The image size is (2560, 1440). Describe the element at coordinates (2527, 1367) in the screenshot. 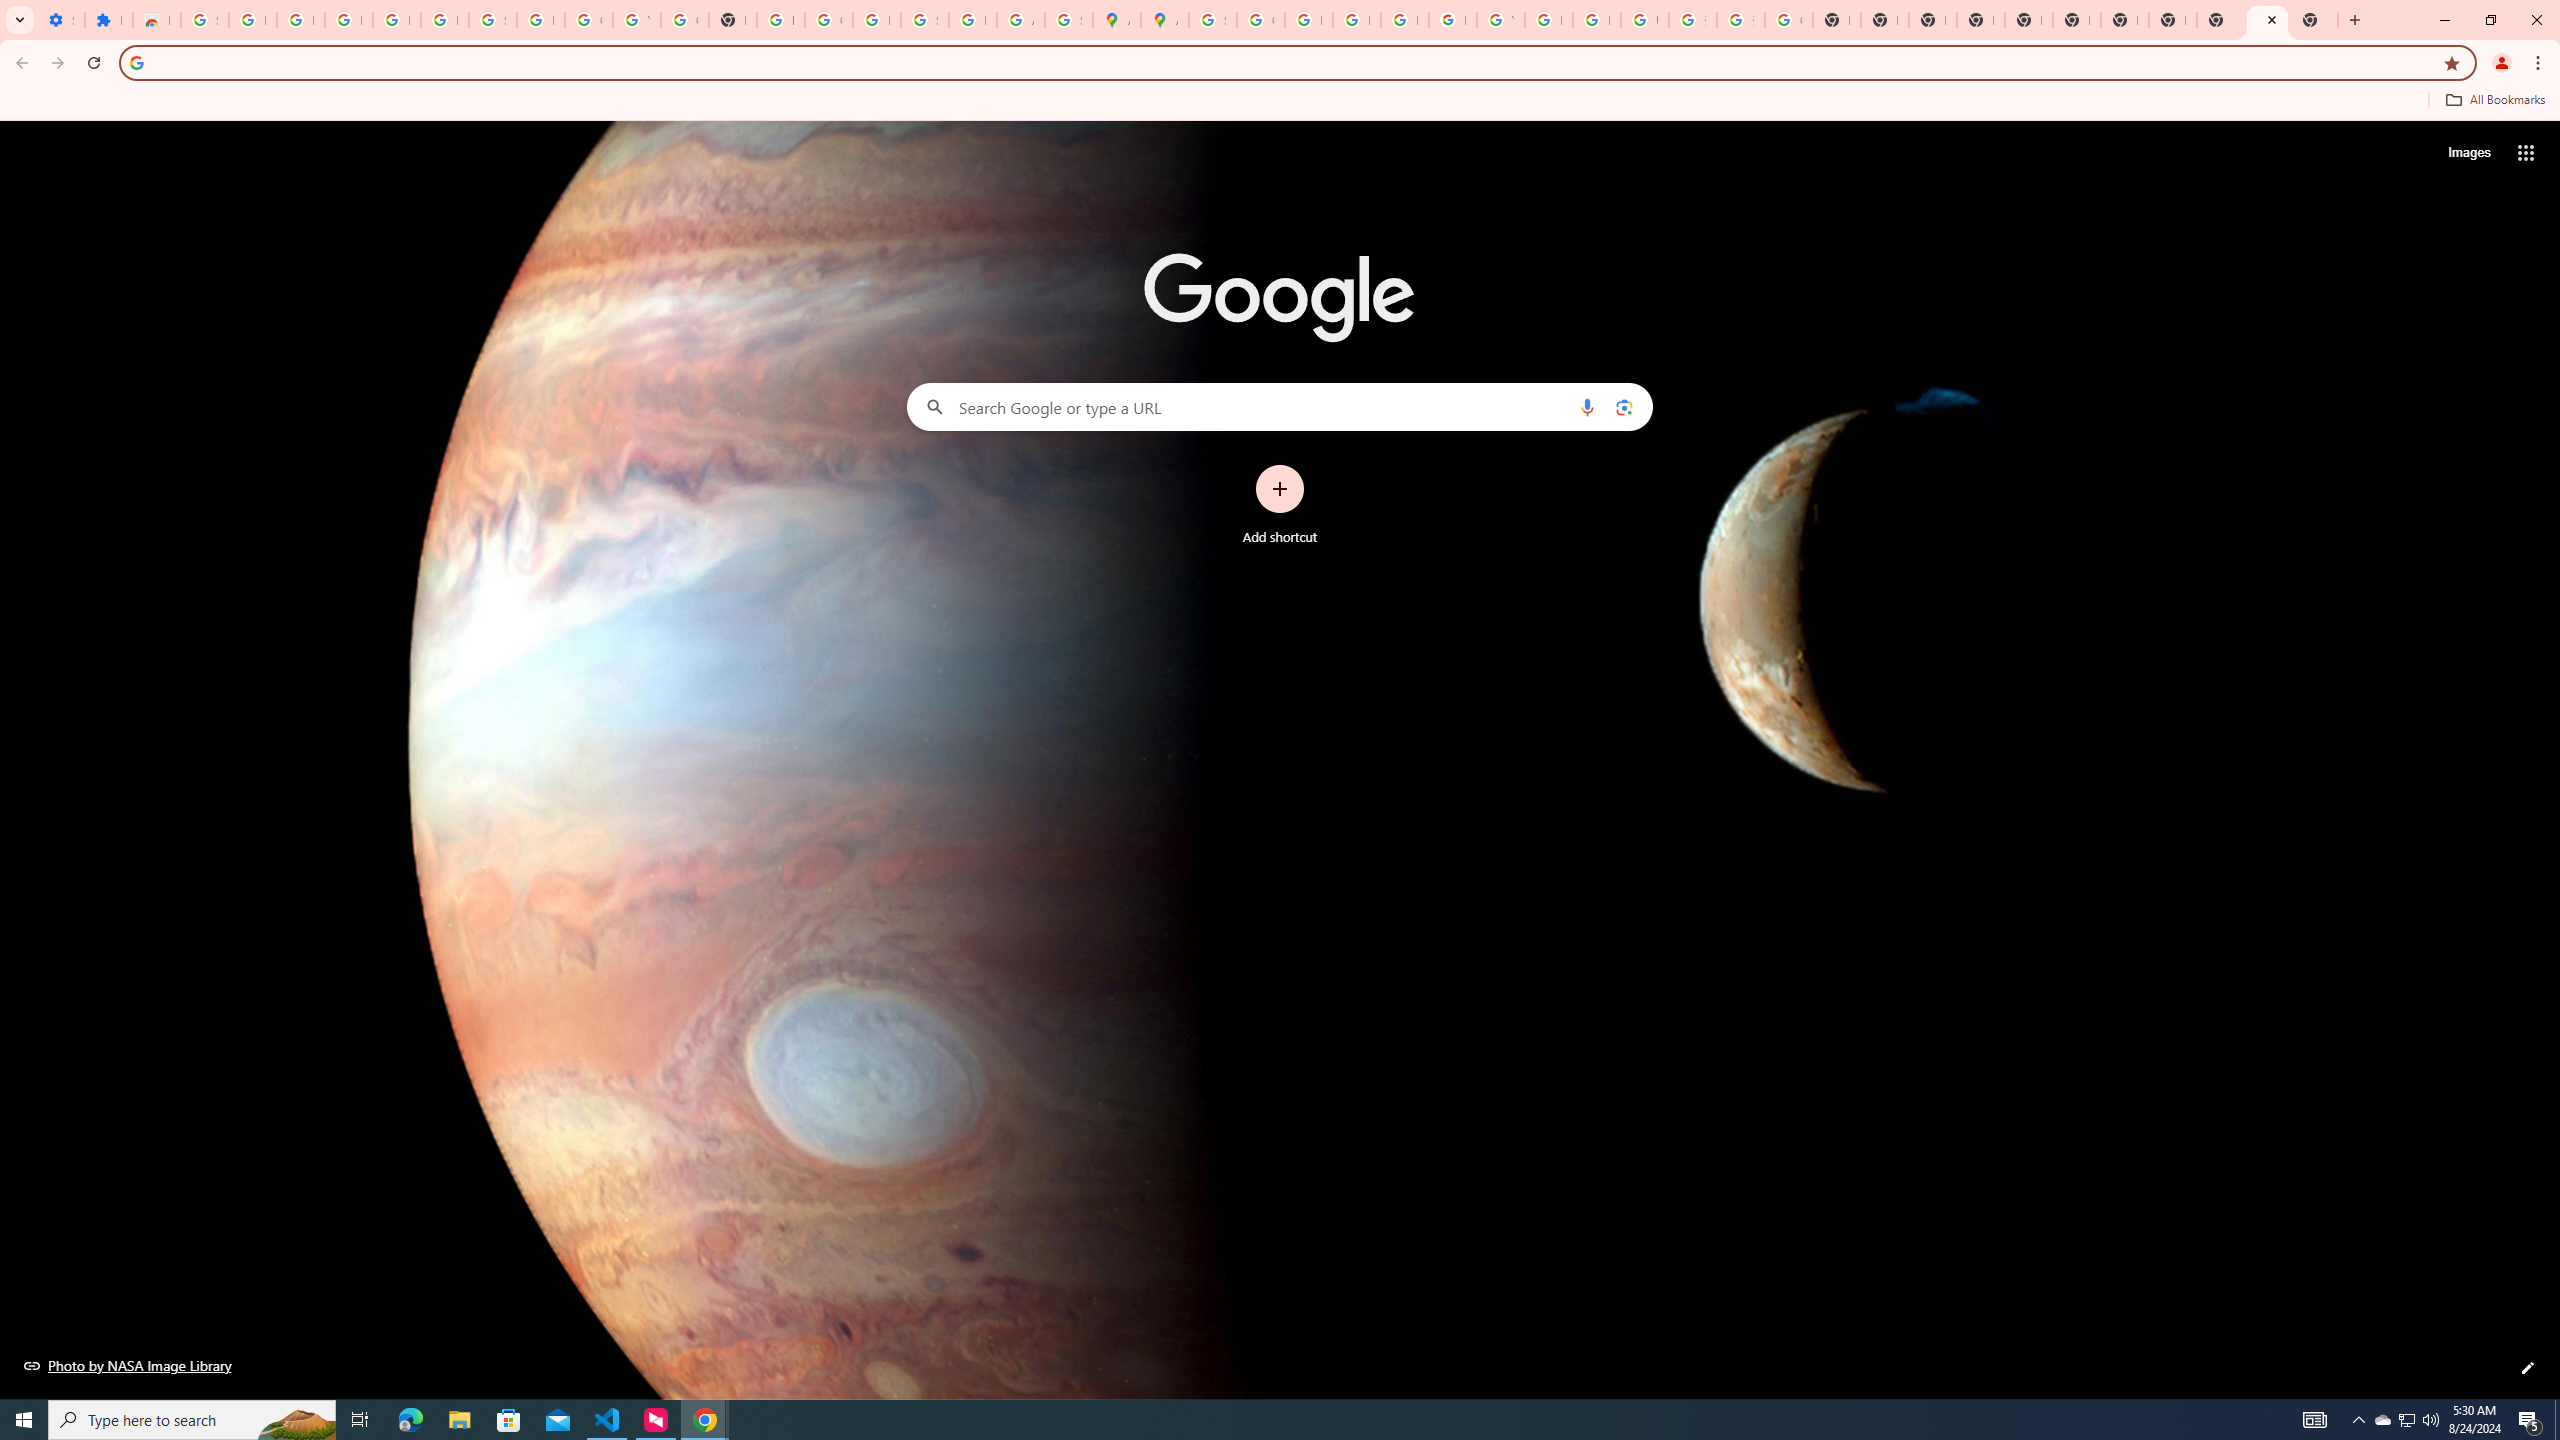

I see `'Customize this page'` at that location.